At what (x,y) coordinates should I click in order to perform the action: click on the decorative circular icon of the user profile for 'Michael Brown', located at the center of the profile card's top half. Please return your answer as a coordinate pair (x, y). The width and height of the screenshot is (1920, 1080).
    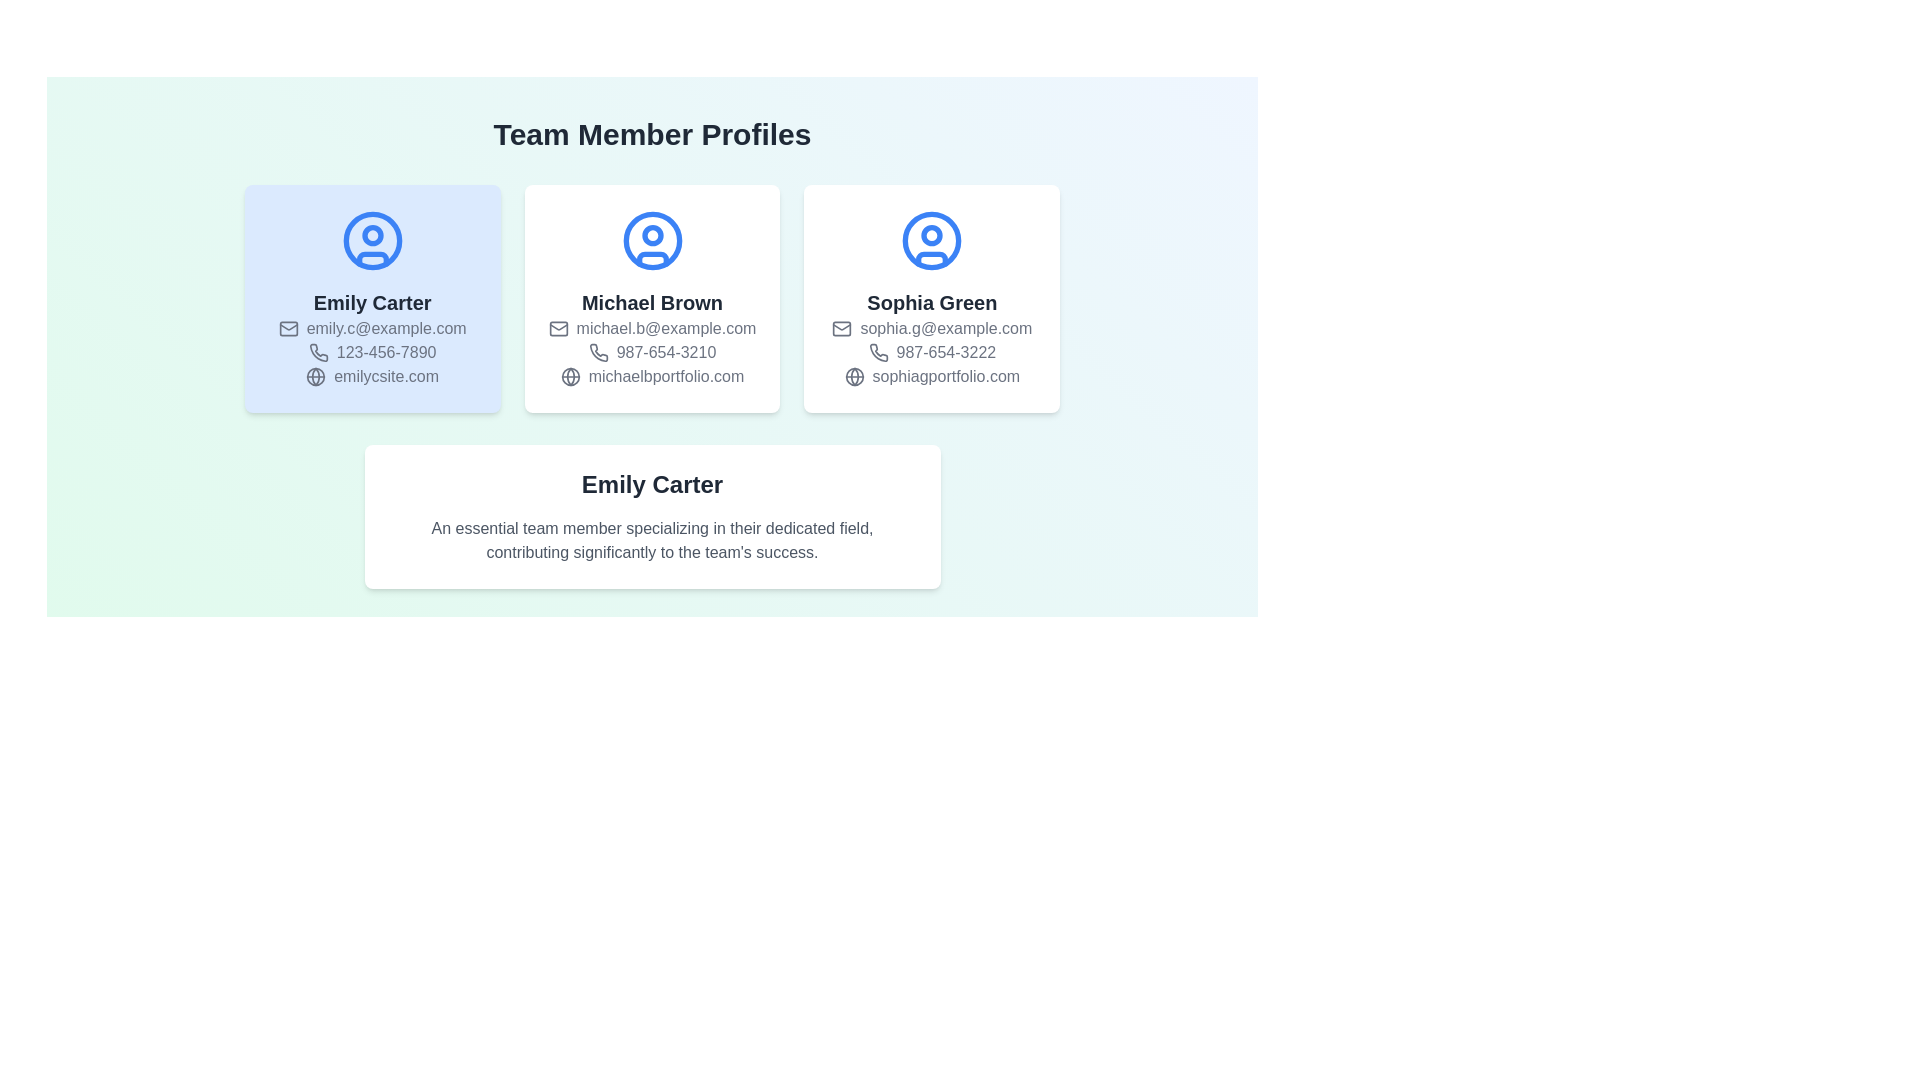
    Looking at the image, I should click on (652, 239).